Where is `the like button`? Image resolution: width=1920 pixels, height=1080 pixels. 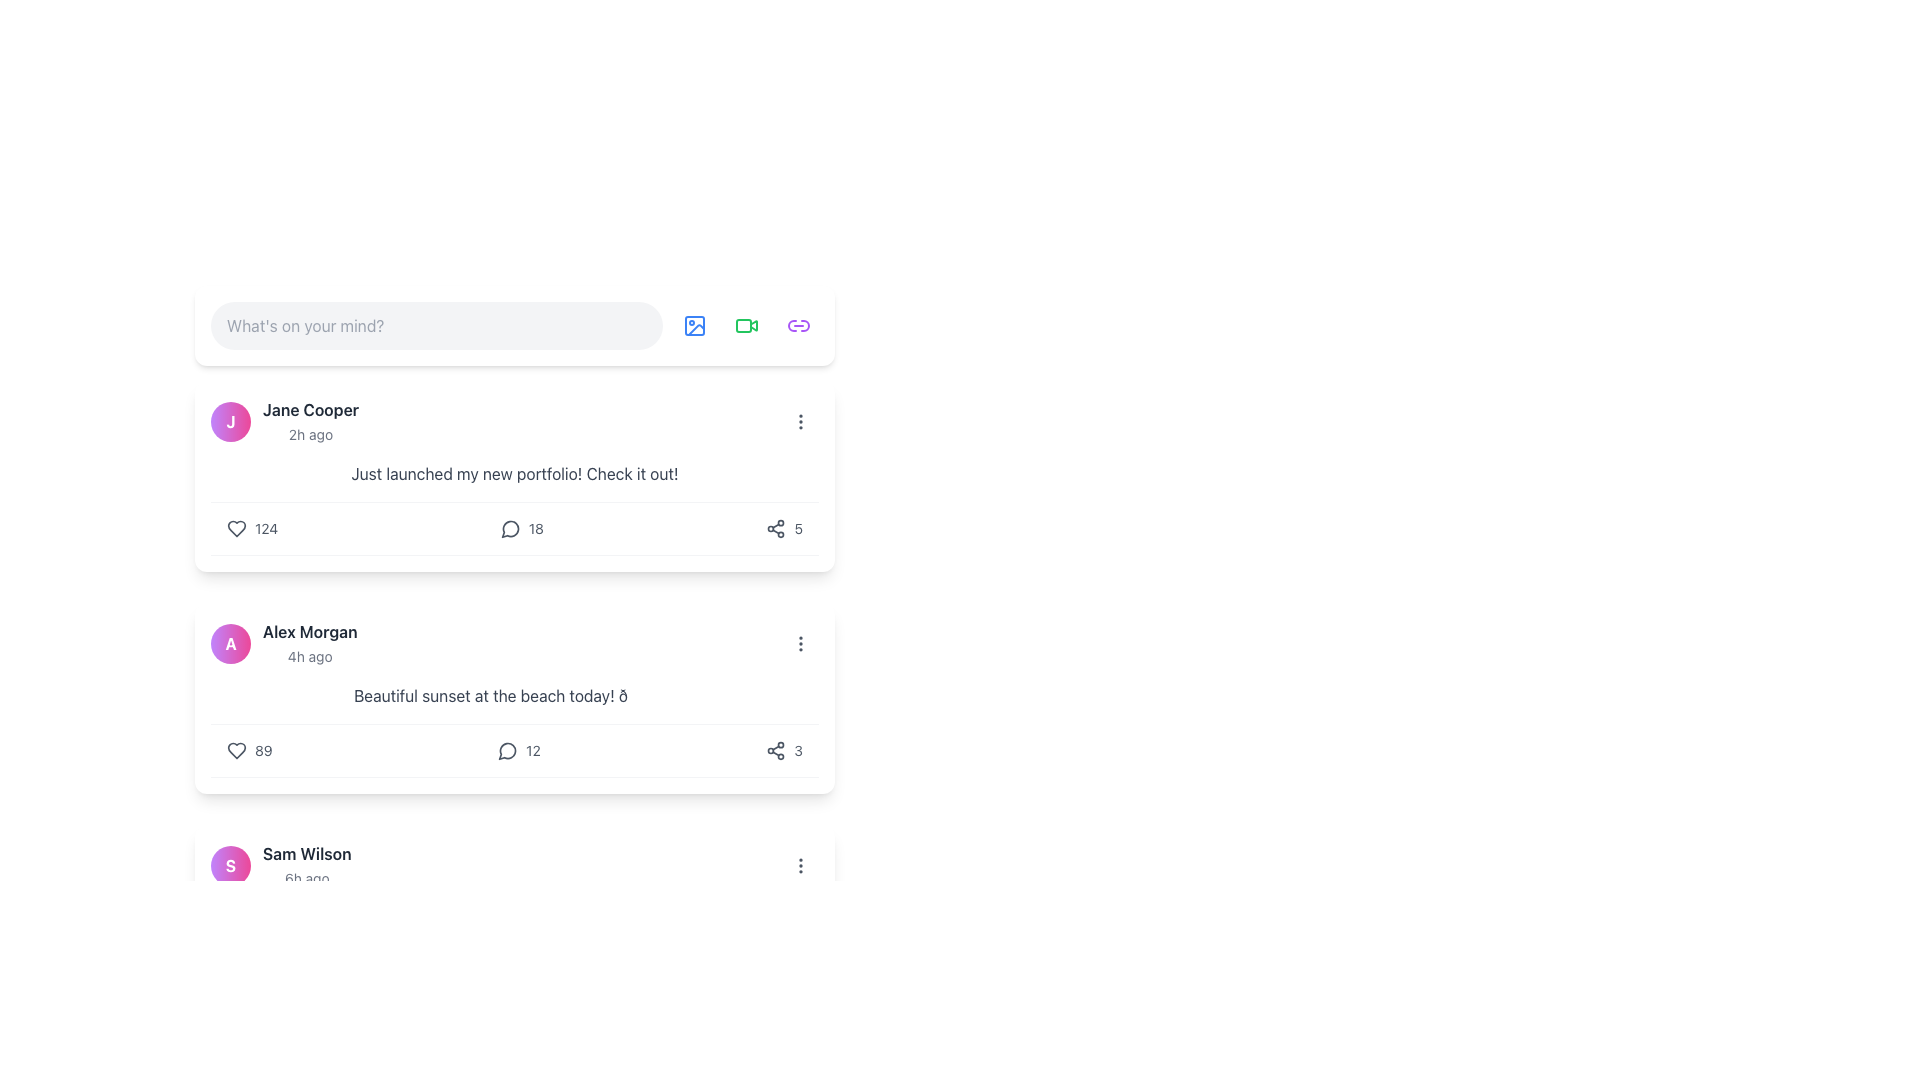 the like button is located at coordinates (236, 971).